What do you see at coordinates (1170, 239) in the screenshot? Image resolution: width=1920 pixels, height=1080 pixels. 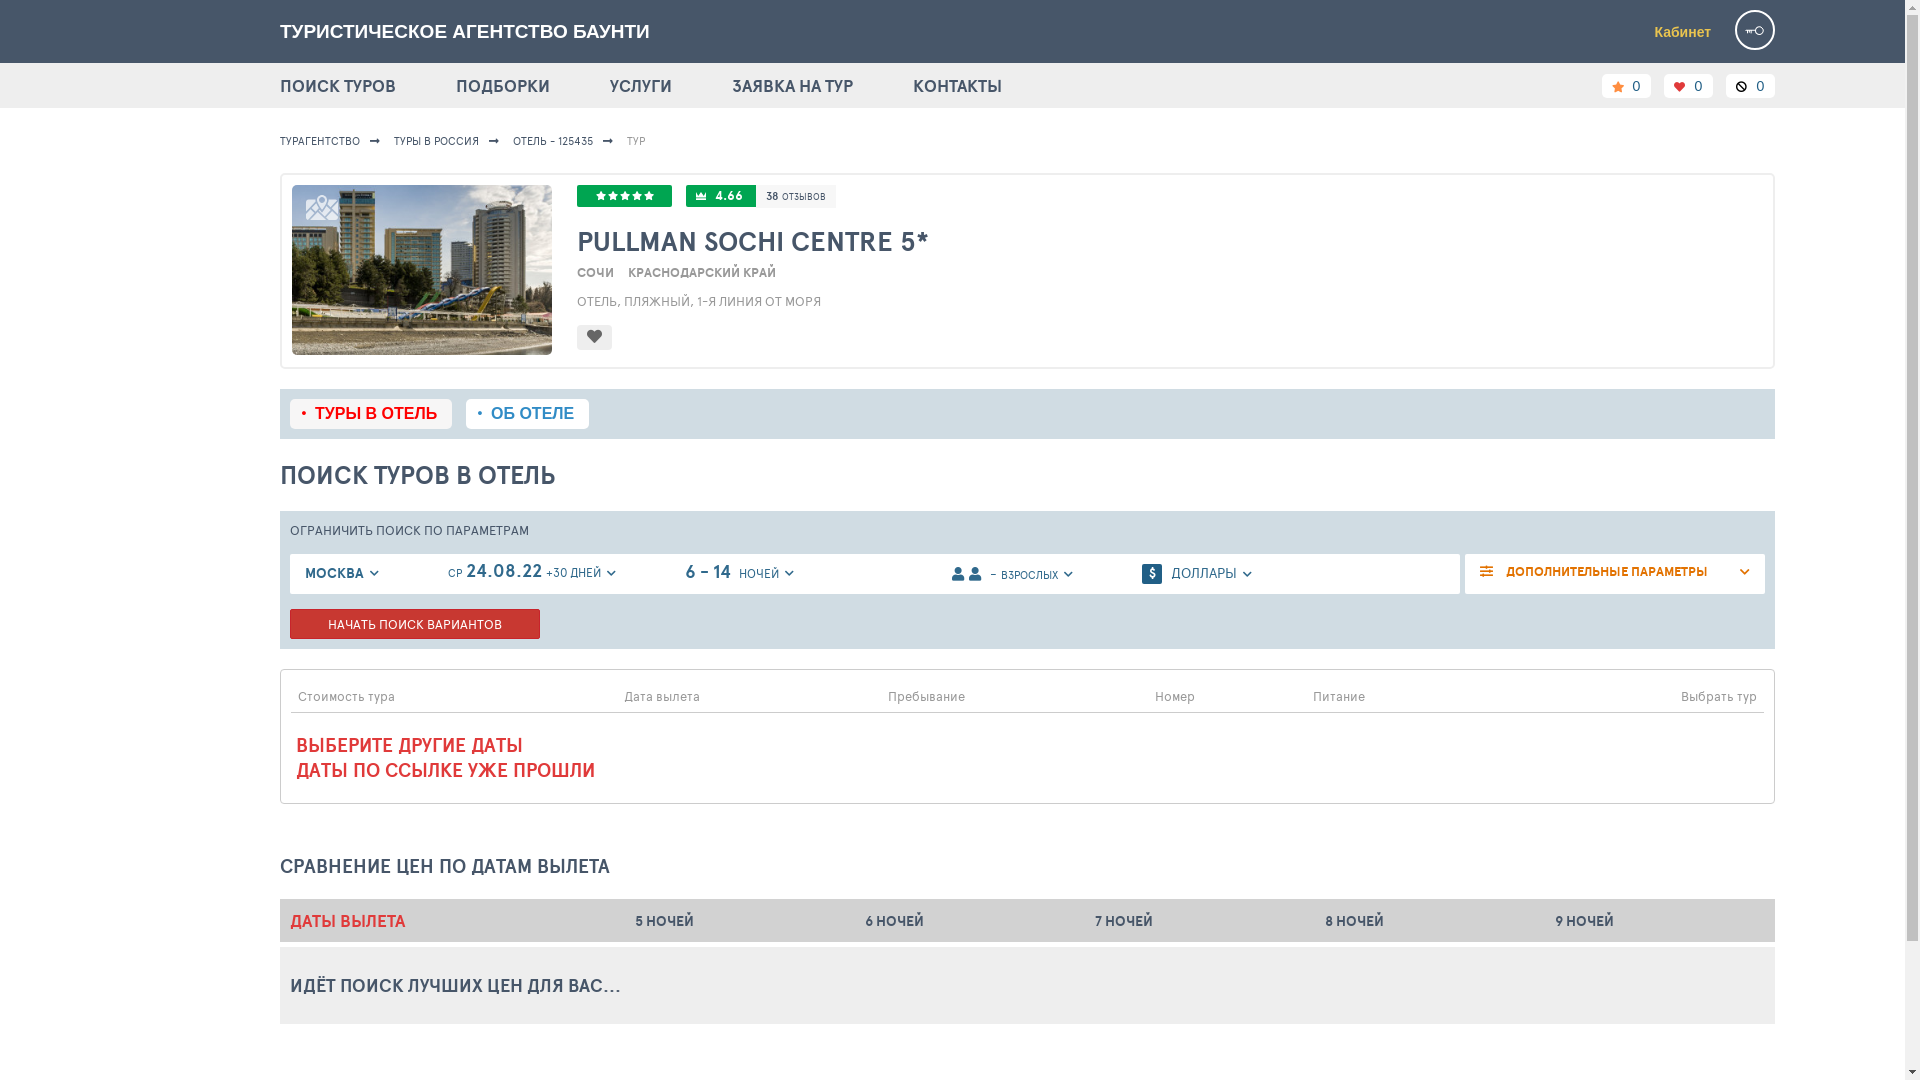 I see `'PULLMAN SOCHI CENTRE 5*'` at bounding box center [1170, 239].